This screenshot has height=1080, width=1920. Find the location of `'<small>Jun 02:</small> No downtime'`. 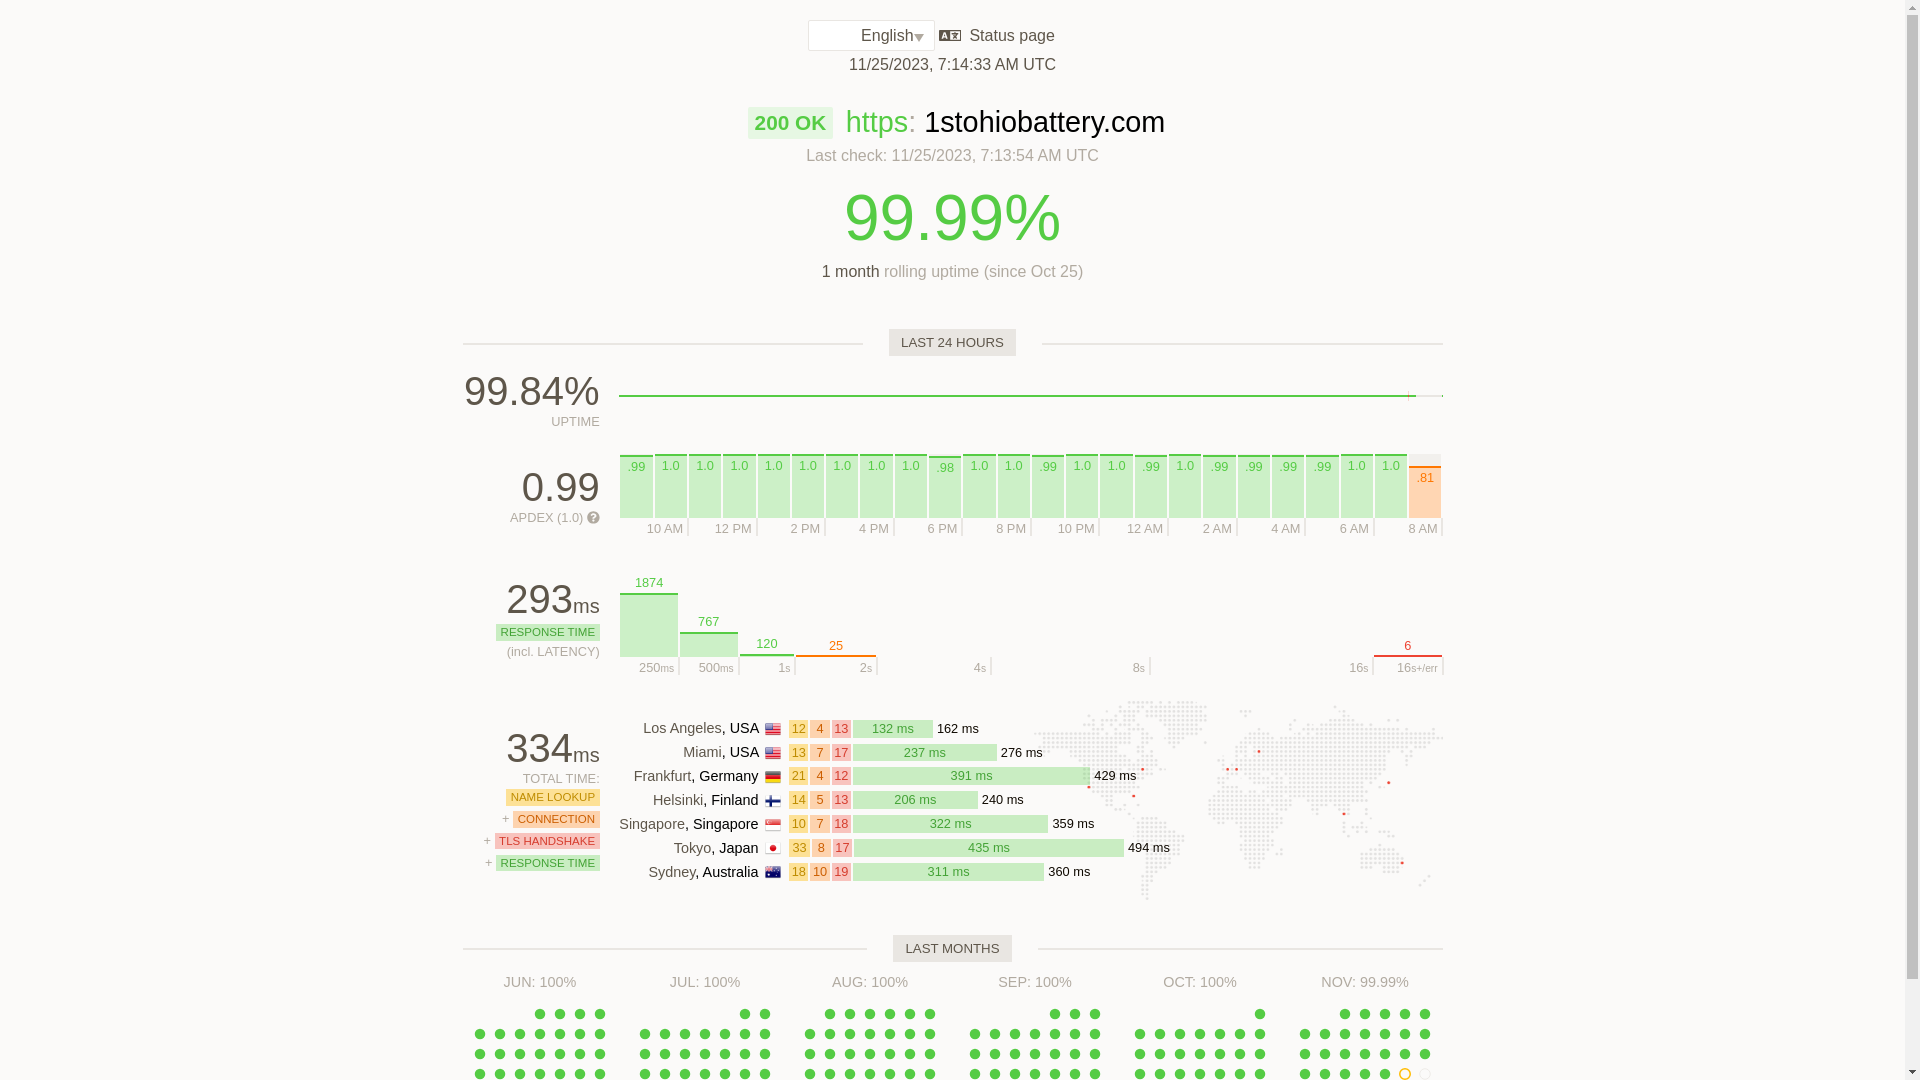

'<small>Jun 02:</small> No downtime' is located at coordinates (560, 1014).